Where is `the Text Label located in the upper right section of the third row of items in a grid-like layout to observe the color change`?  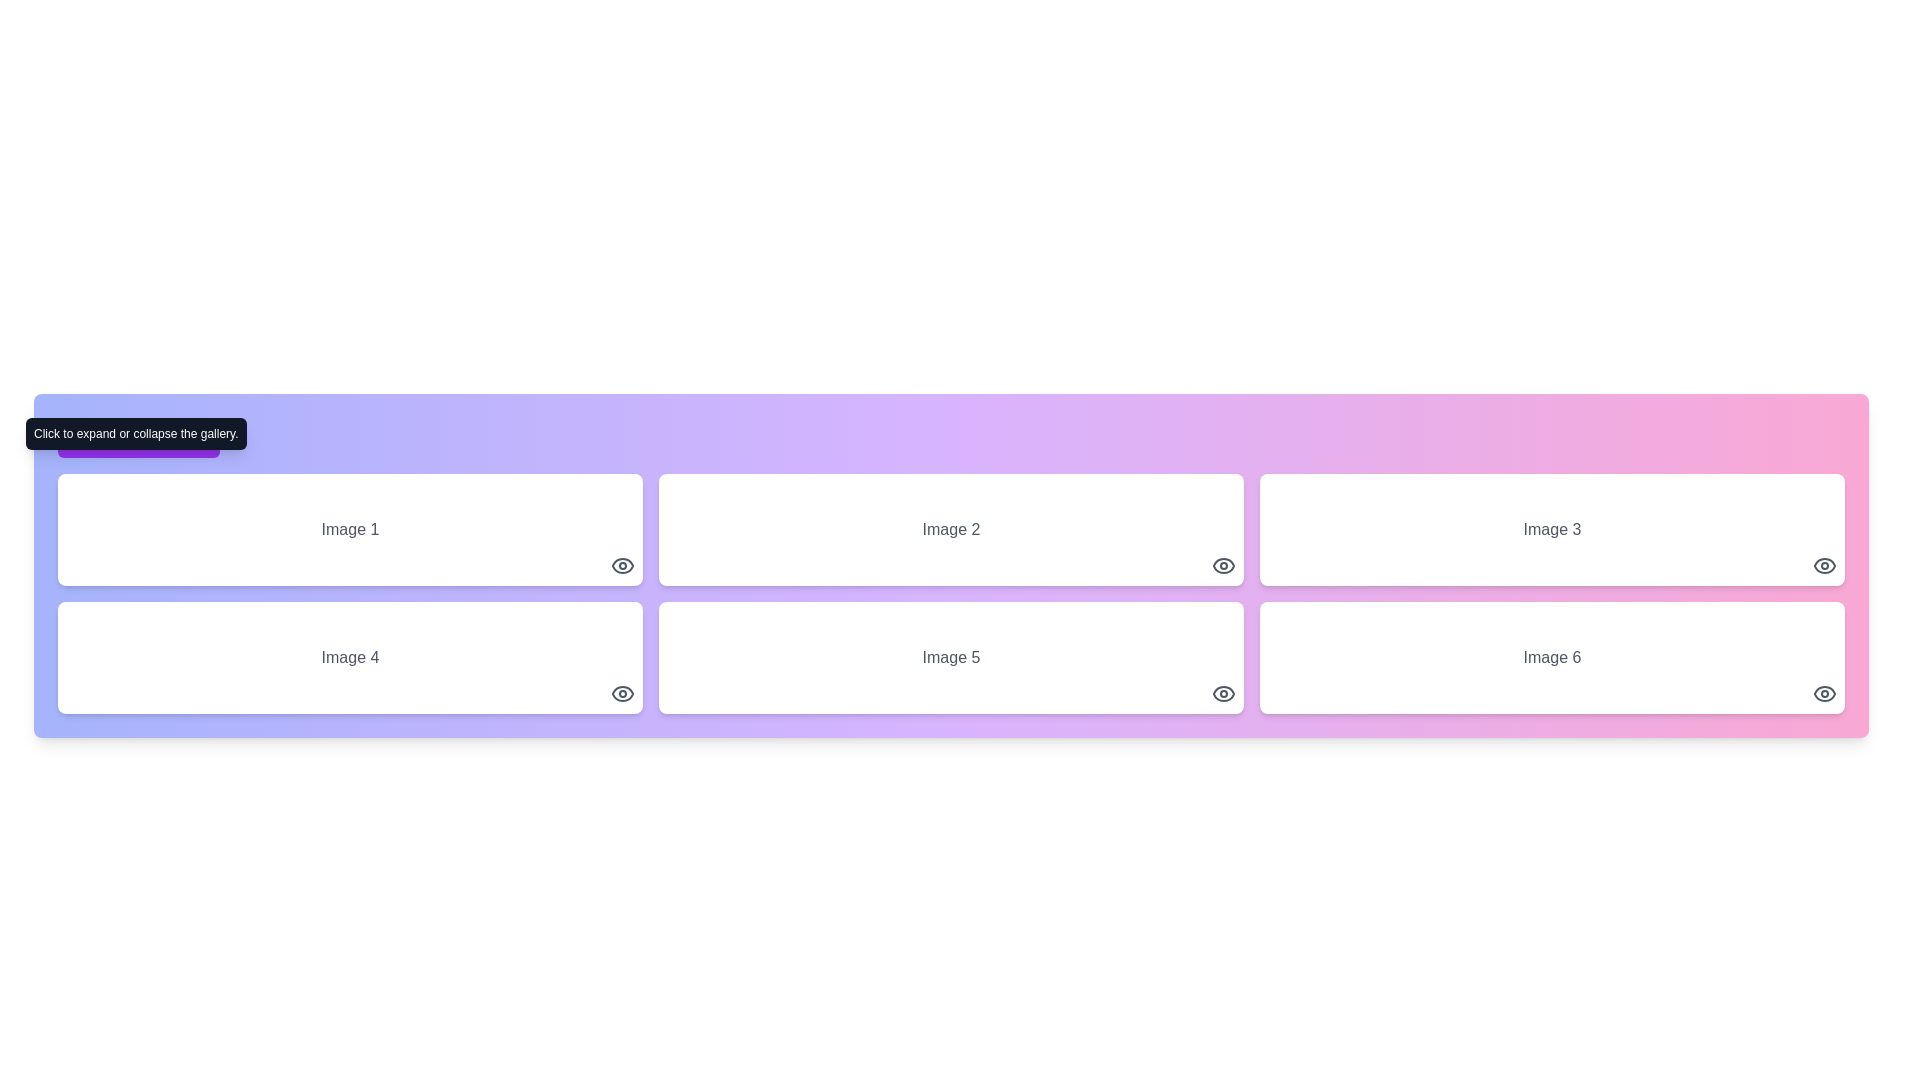
the Text Label located in the upper right section of the third row of items in a grid-like layout to observe the color change is located at coordinates (1551, 528).